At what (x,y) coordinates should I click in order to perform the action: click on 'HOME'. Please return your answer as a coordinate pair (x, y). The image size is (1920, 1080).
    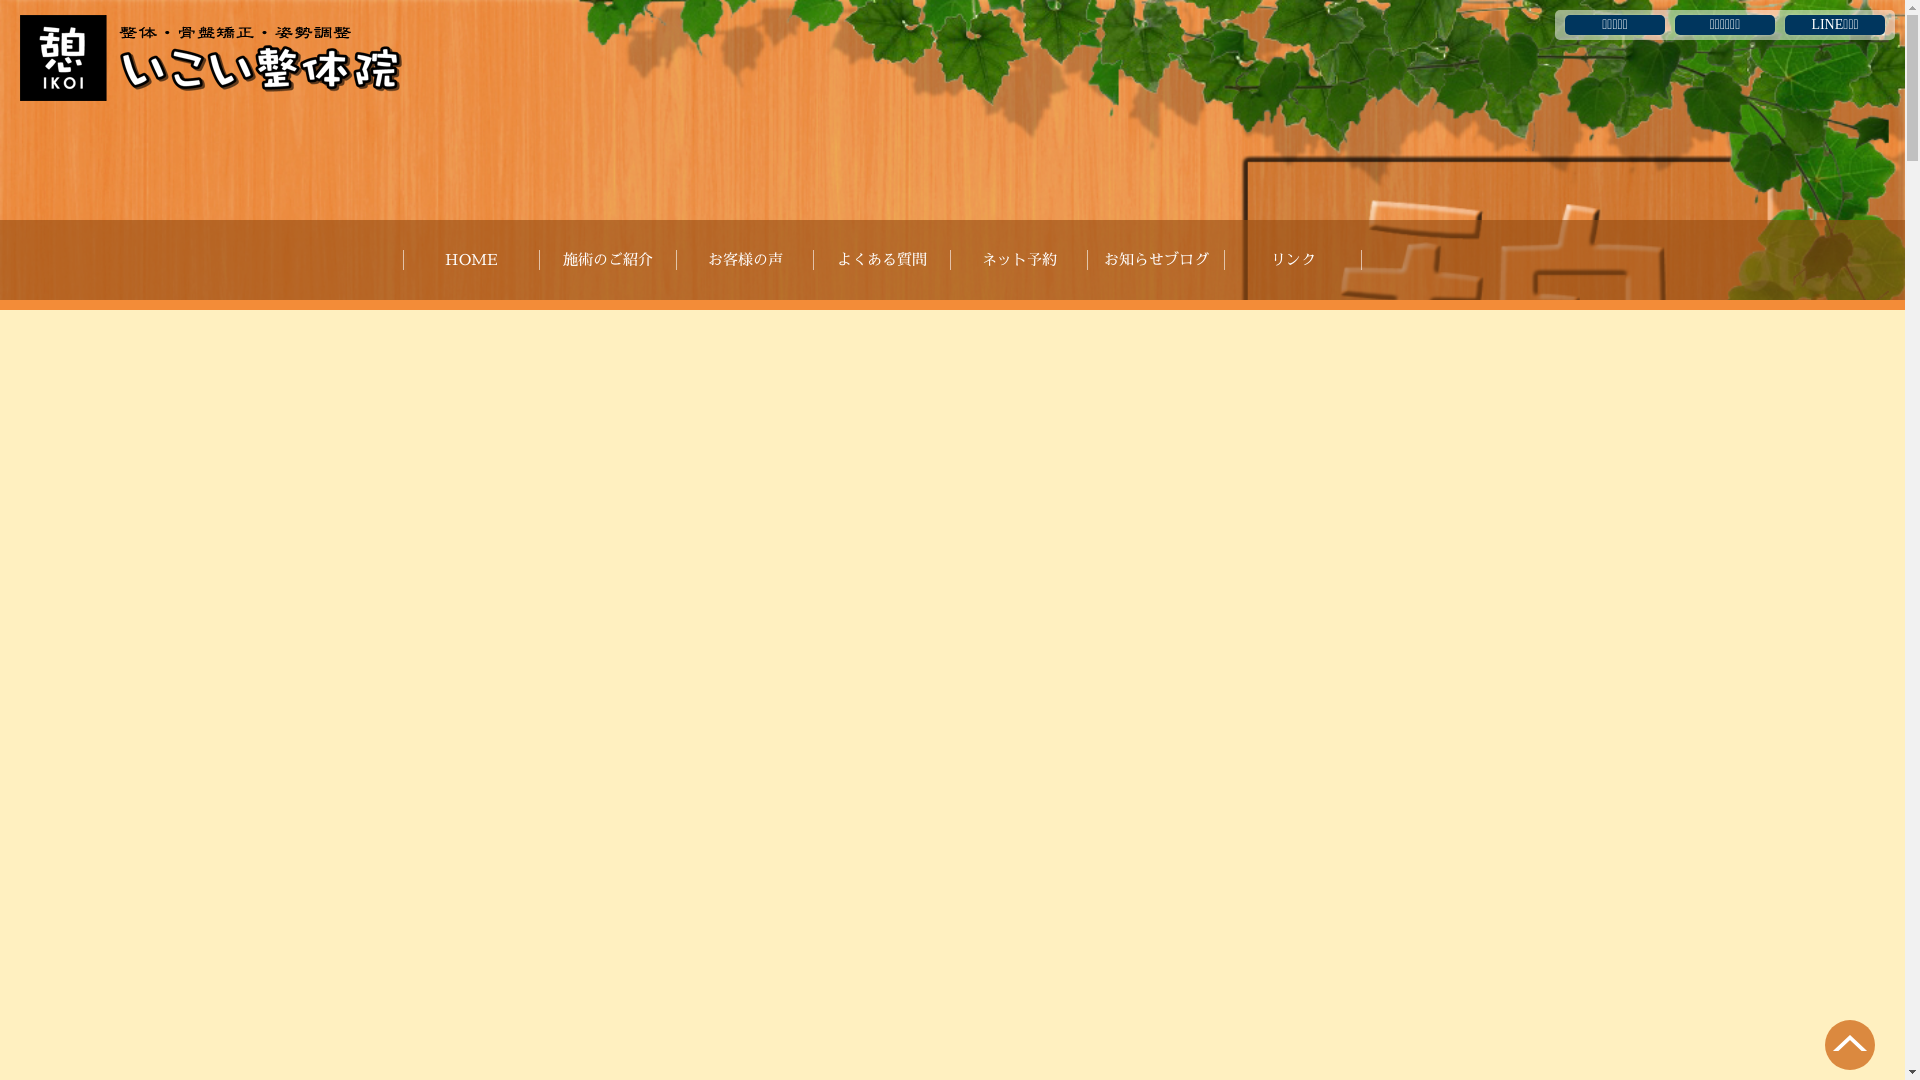
    Looking at the image, I should click on (469, 258).